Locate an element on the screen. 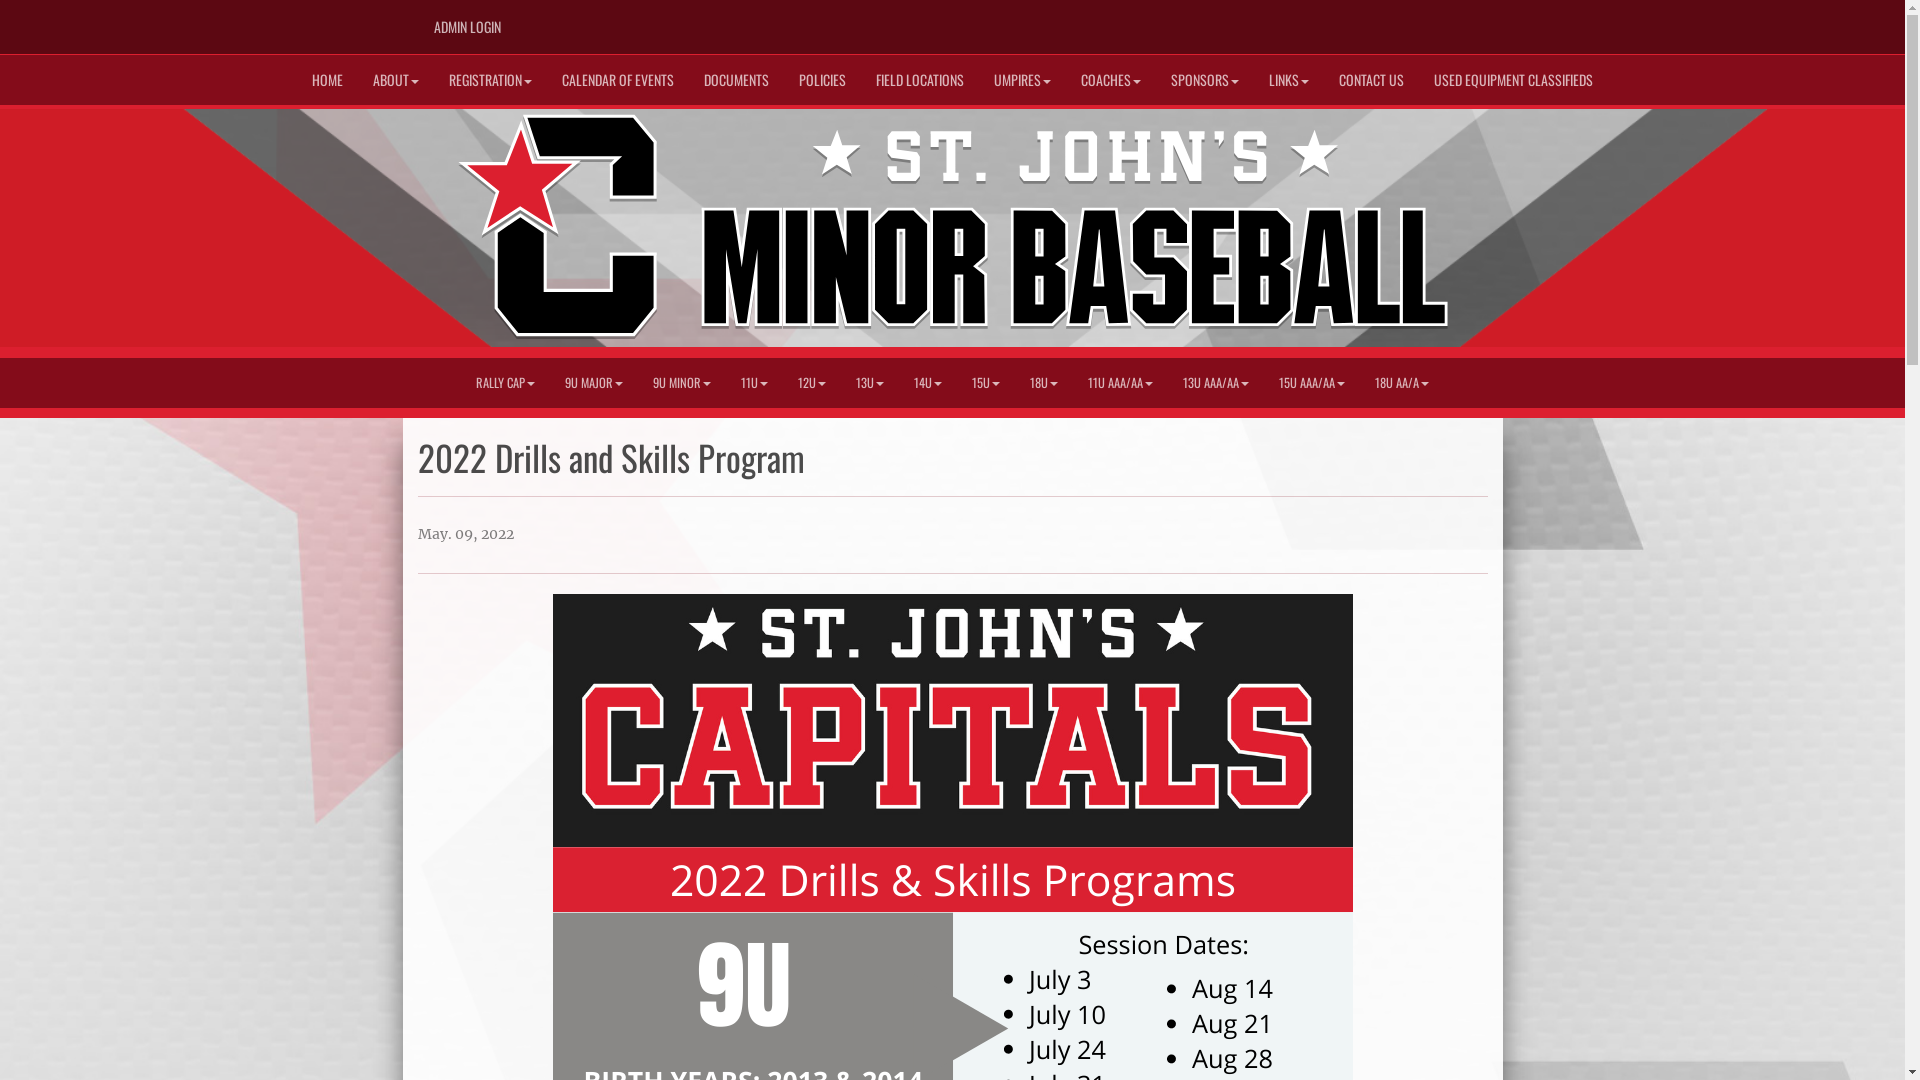 This screenshot has width=1920, height=1080. 'ABOUT' is located at coordinates (358, 79).